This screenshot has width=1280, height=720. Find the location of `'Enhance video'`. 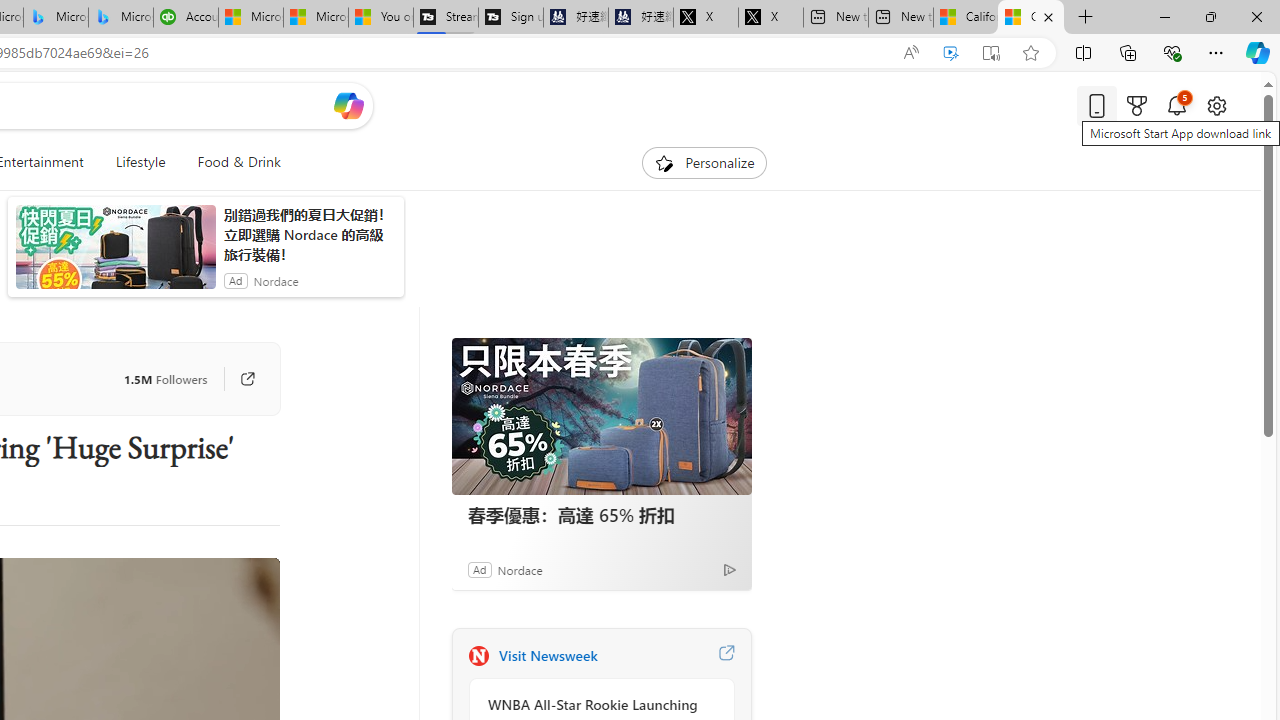

'Enhance video' is located at coordinates (950, 52).